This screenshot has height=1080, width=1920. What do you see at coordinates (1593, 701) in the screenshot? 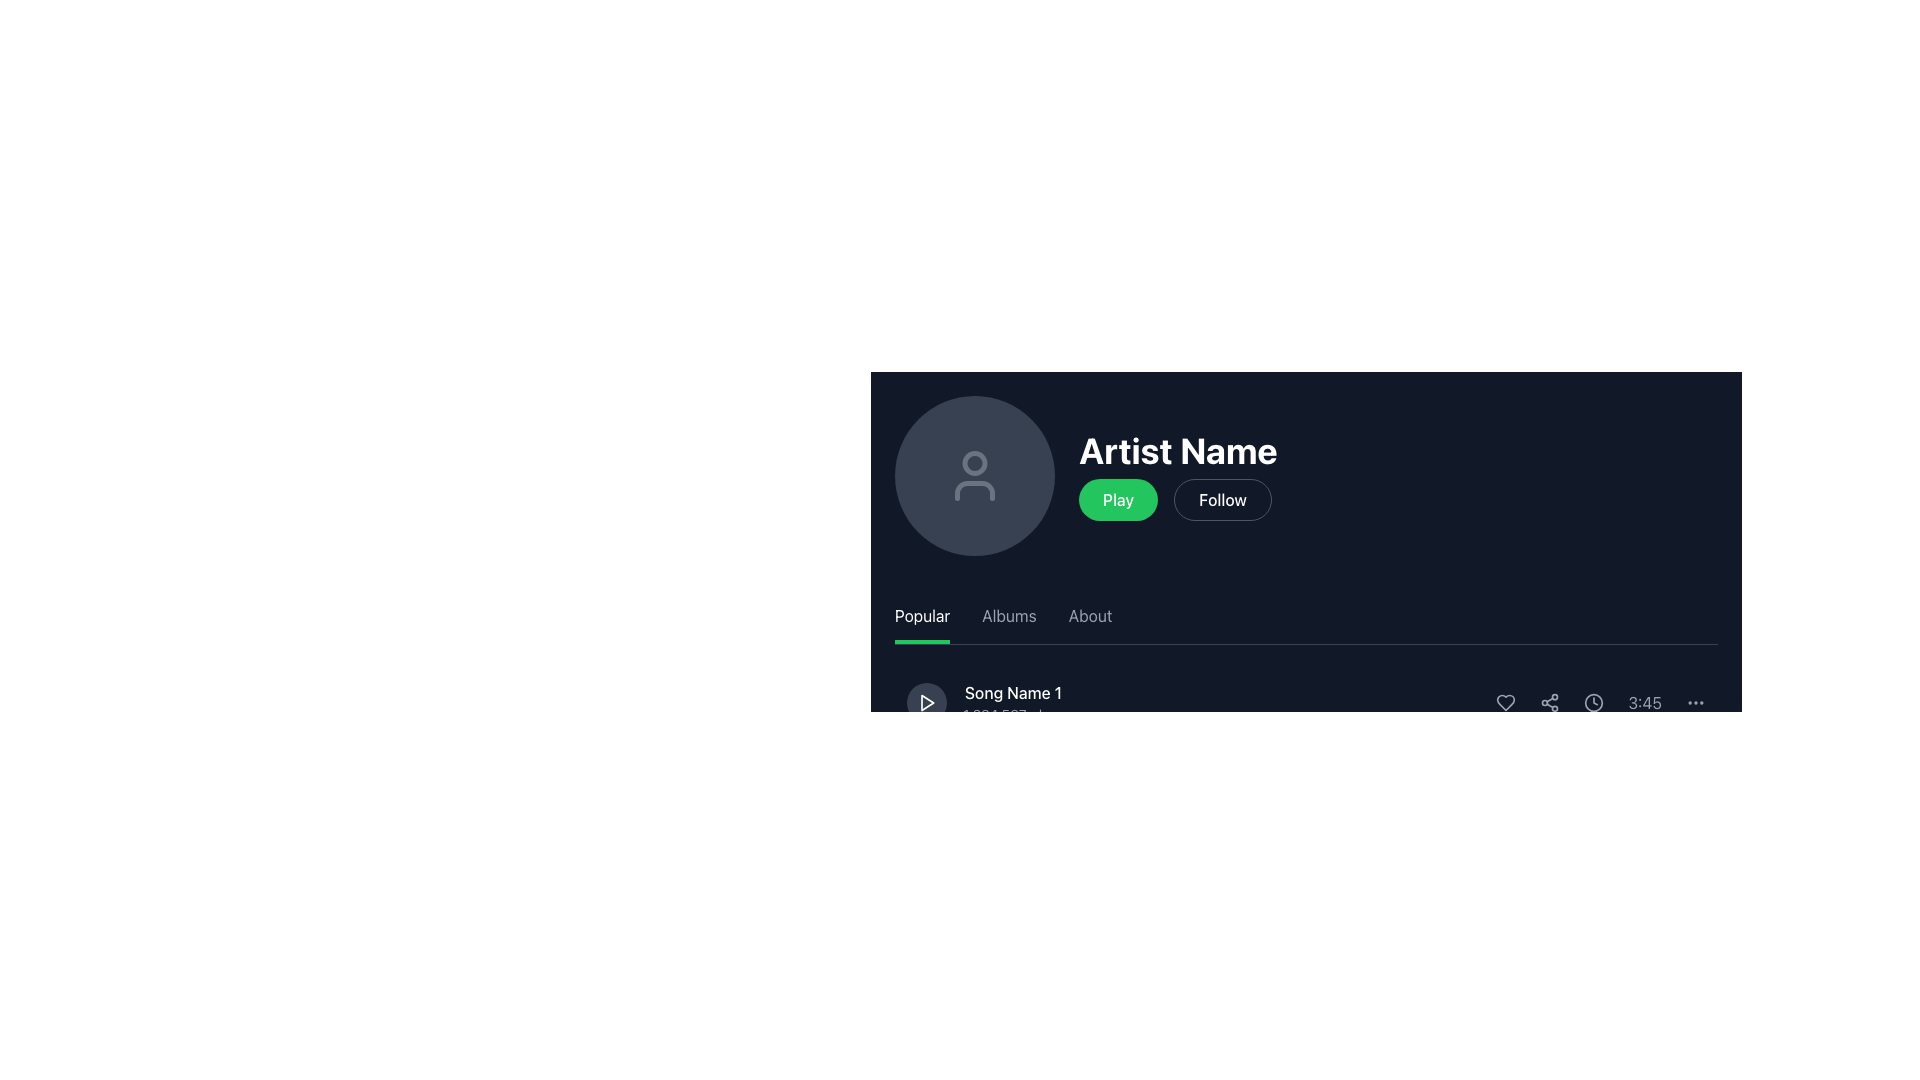
I see `the circular clock icon, which is outlined with a thin stroke and contains clock-like details, positioned third from the left in a row aligned with the text '3:45'` at bounding box center [1593, 701].